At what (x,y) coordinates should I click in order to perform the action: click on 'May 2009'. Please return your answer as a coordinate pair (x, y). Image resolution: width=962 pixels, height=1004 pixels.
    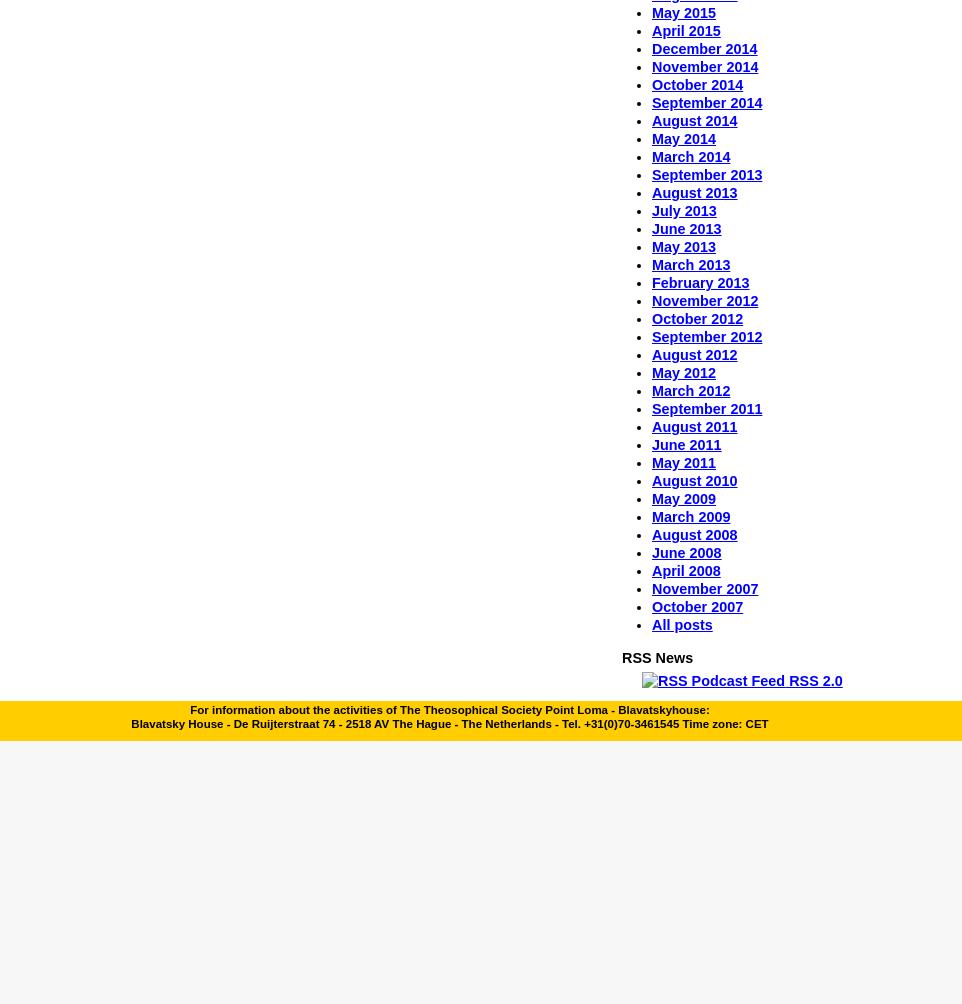
    Looking at the image, I should click on (682, 497).